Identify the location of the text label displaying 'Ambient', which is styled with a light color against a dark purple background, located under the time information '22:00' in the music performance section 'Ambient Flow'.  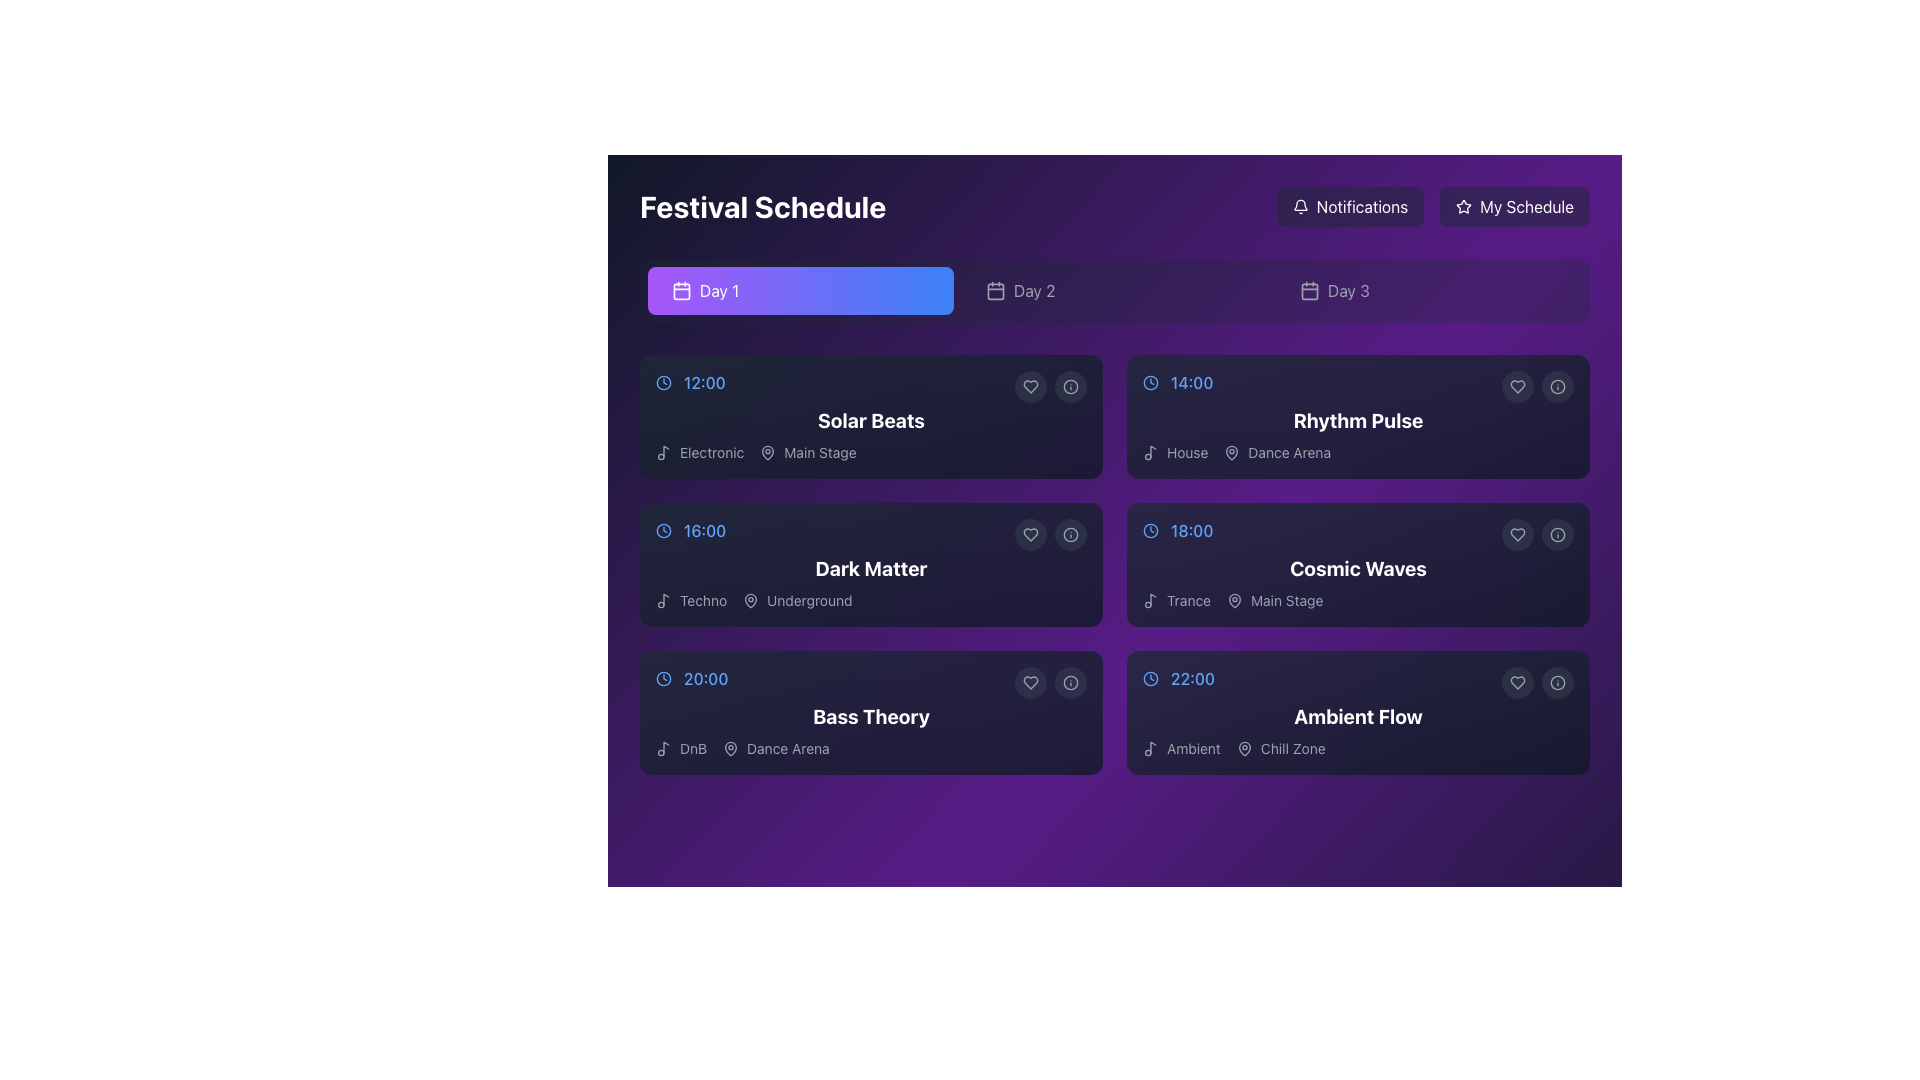
(1193, 748).